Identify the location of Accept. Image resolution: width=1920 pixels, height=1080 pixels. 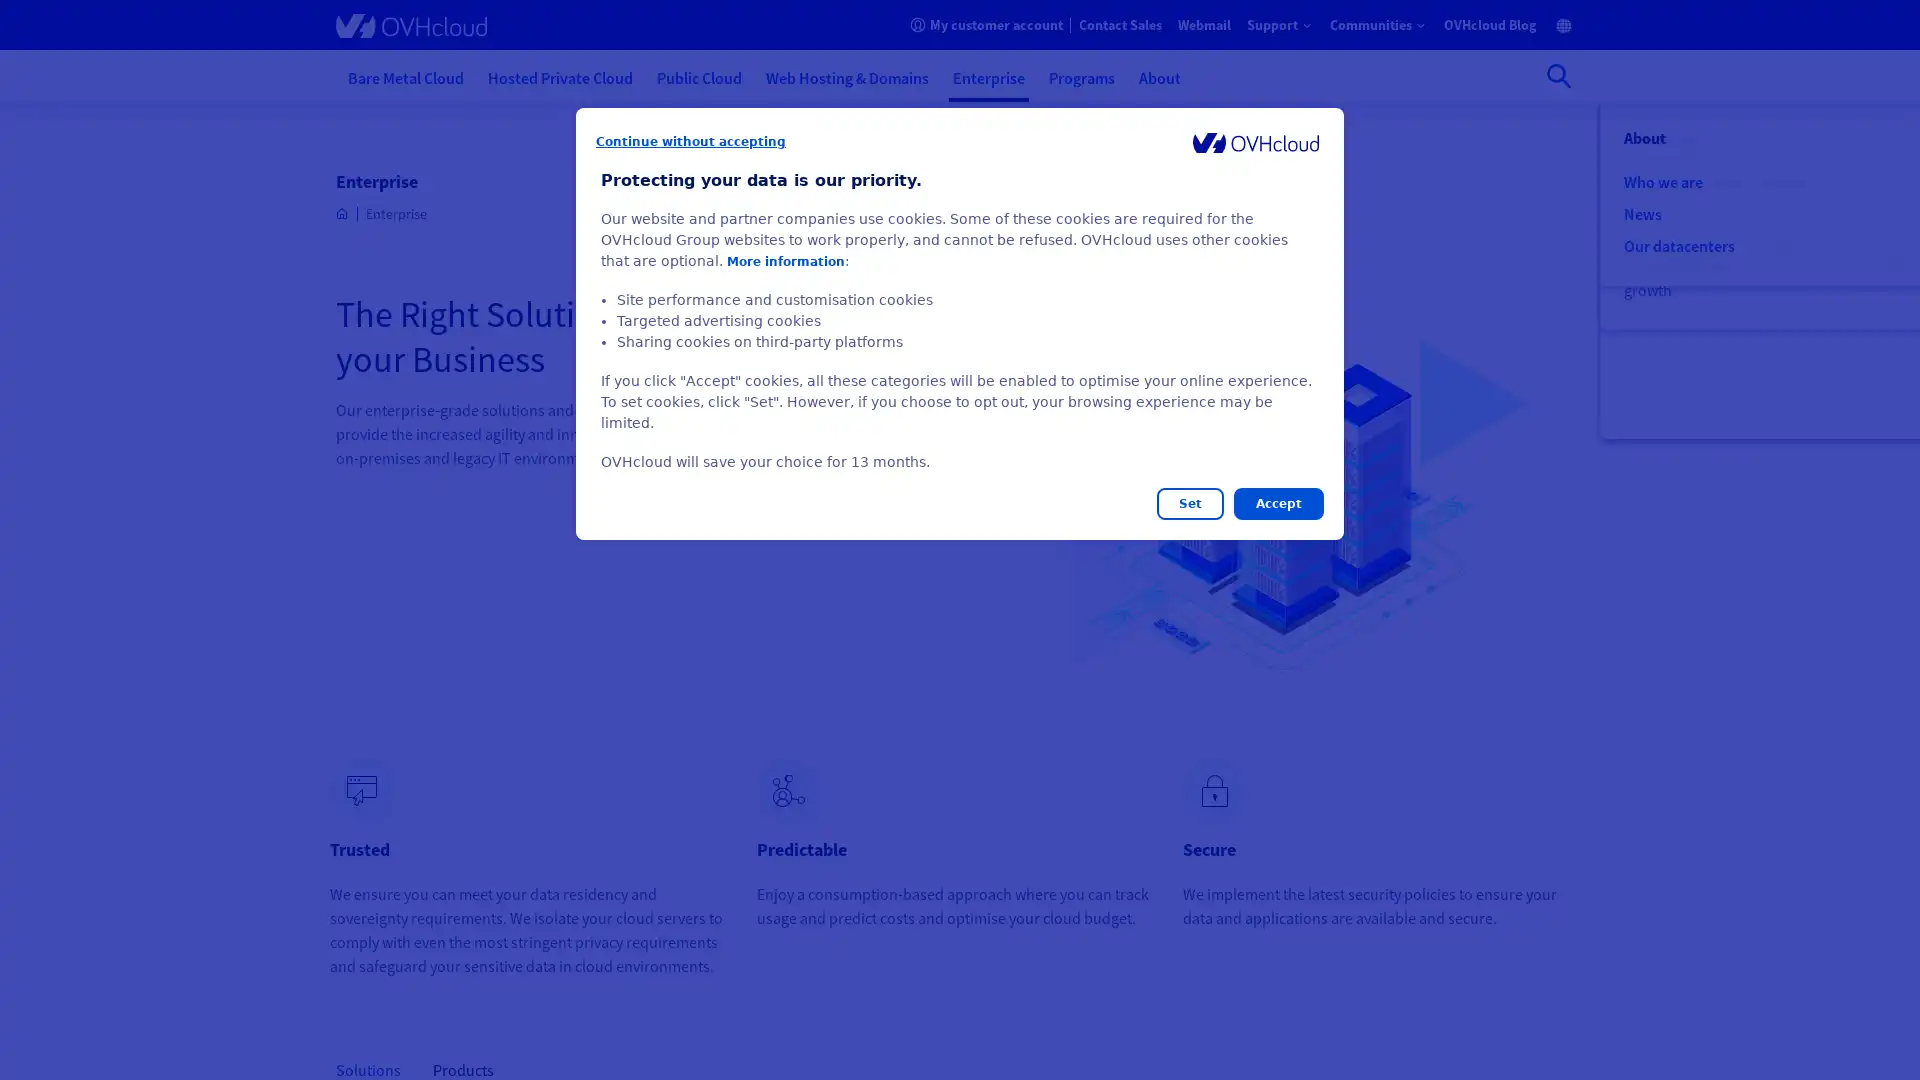
(1277, 503).